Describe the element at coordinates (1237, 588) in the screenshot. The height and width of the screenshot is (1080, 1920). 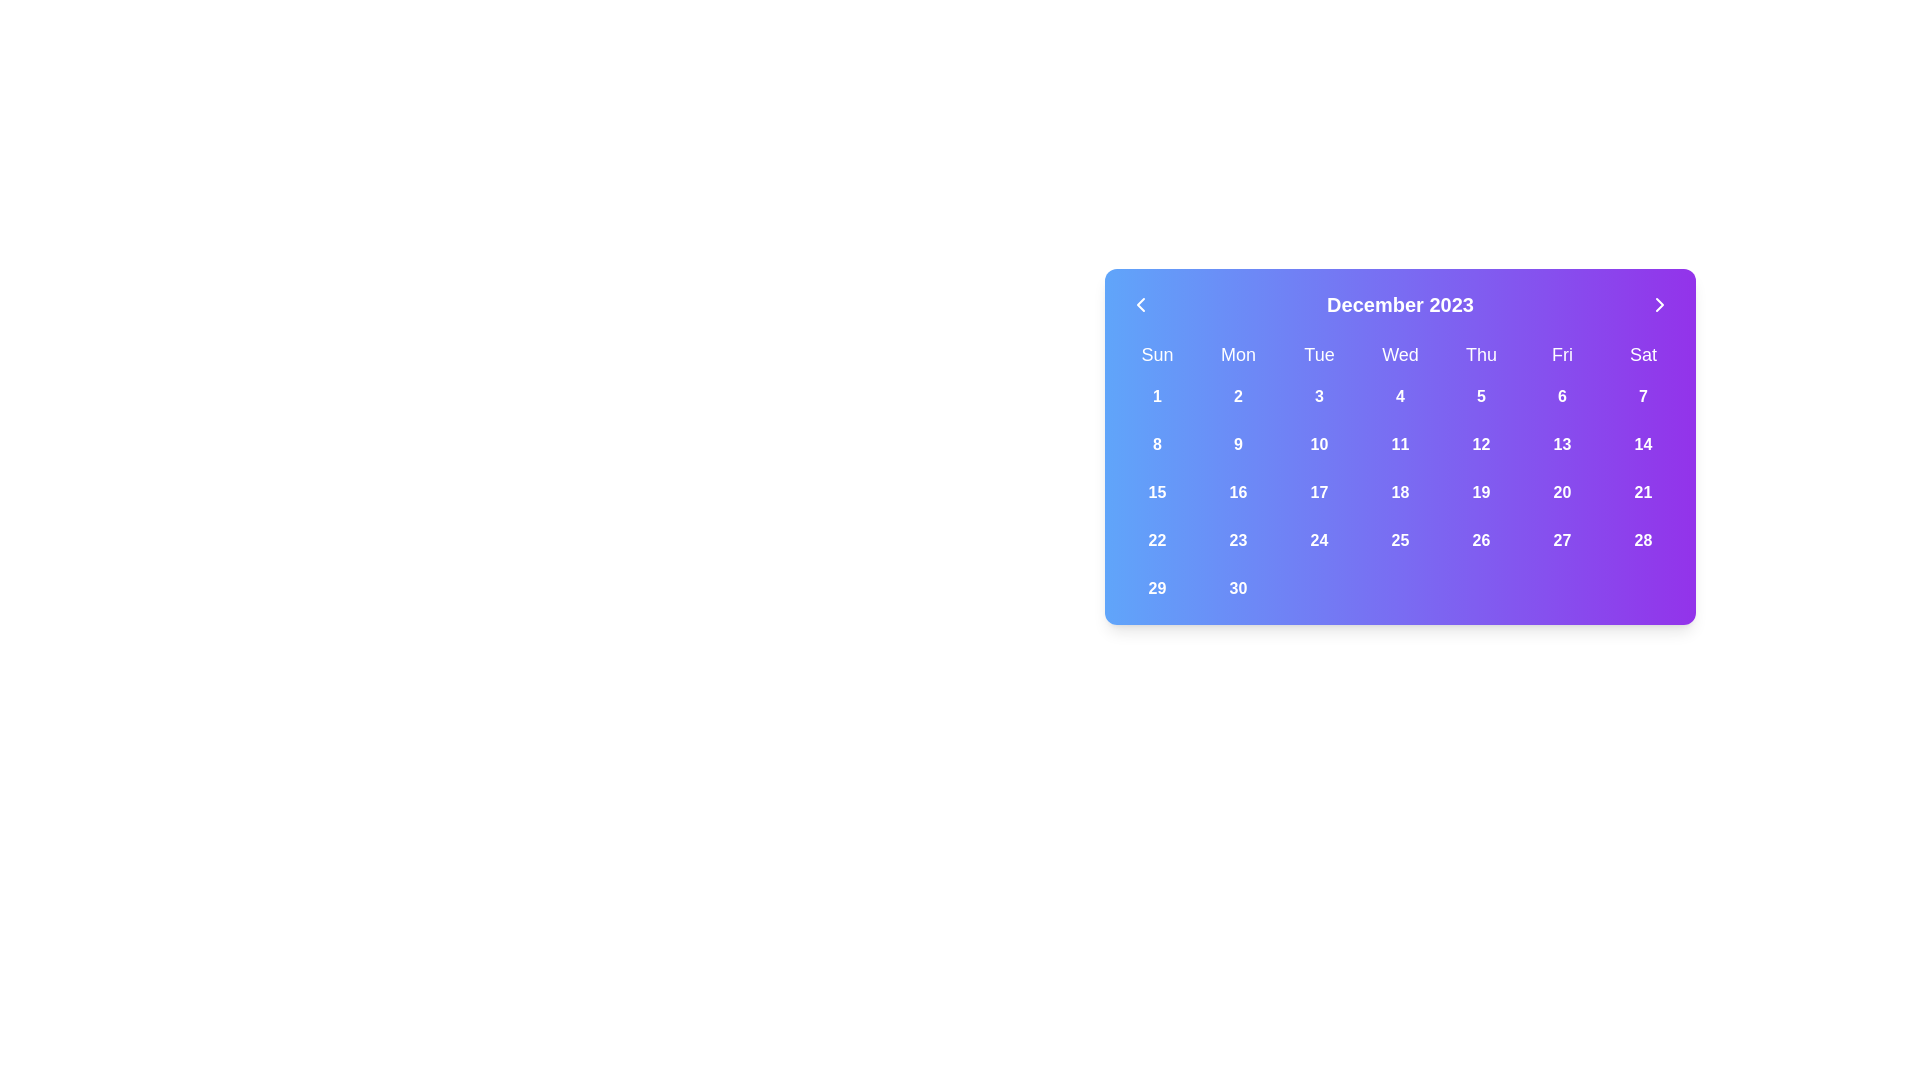
I see `the button representing the day '30'` at that location.